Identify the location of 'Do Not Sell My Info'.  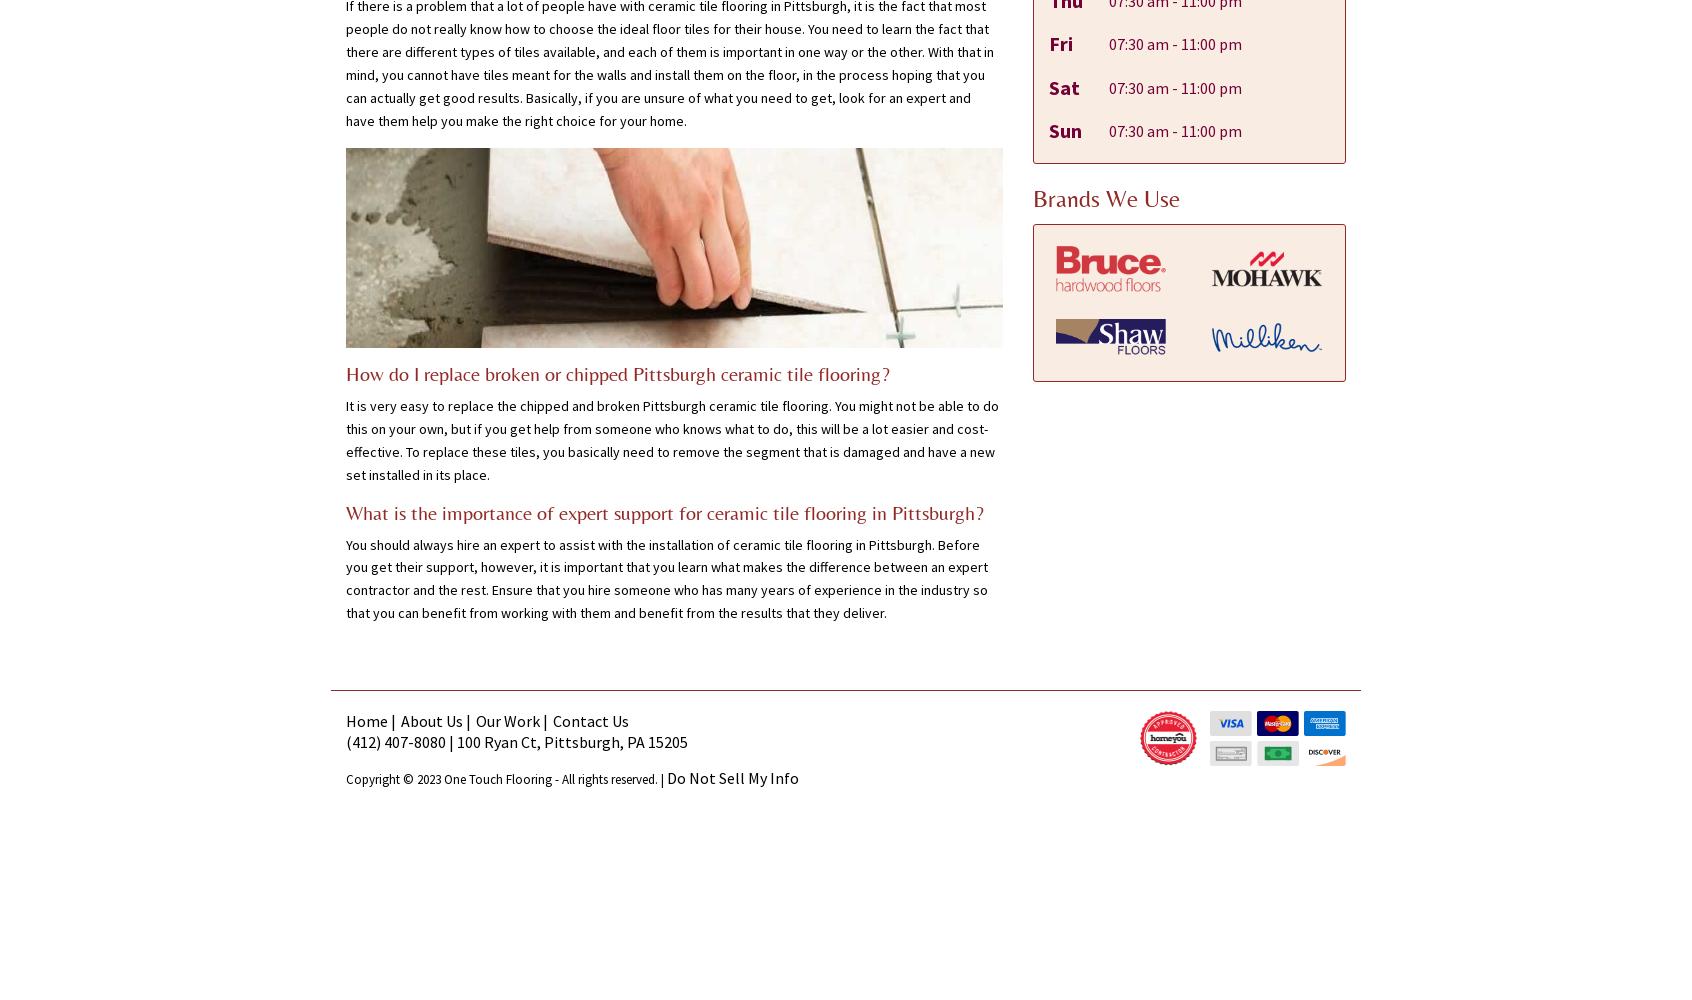
(731, 778).